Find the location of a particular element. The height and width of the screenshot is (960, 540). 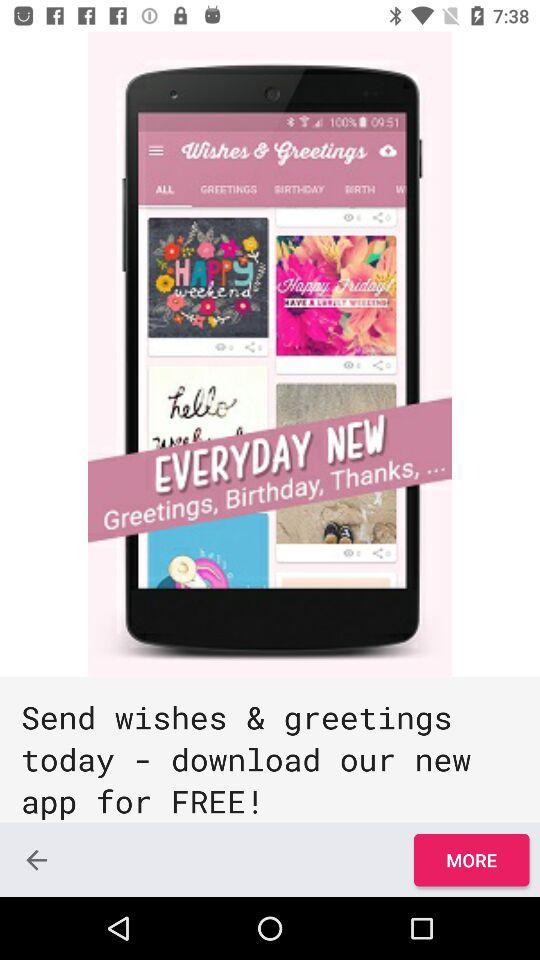

the icon next to more item is located at coordinates (36, 859).